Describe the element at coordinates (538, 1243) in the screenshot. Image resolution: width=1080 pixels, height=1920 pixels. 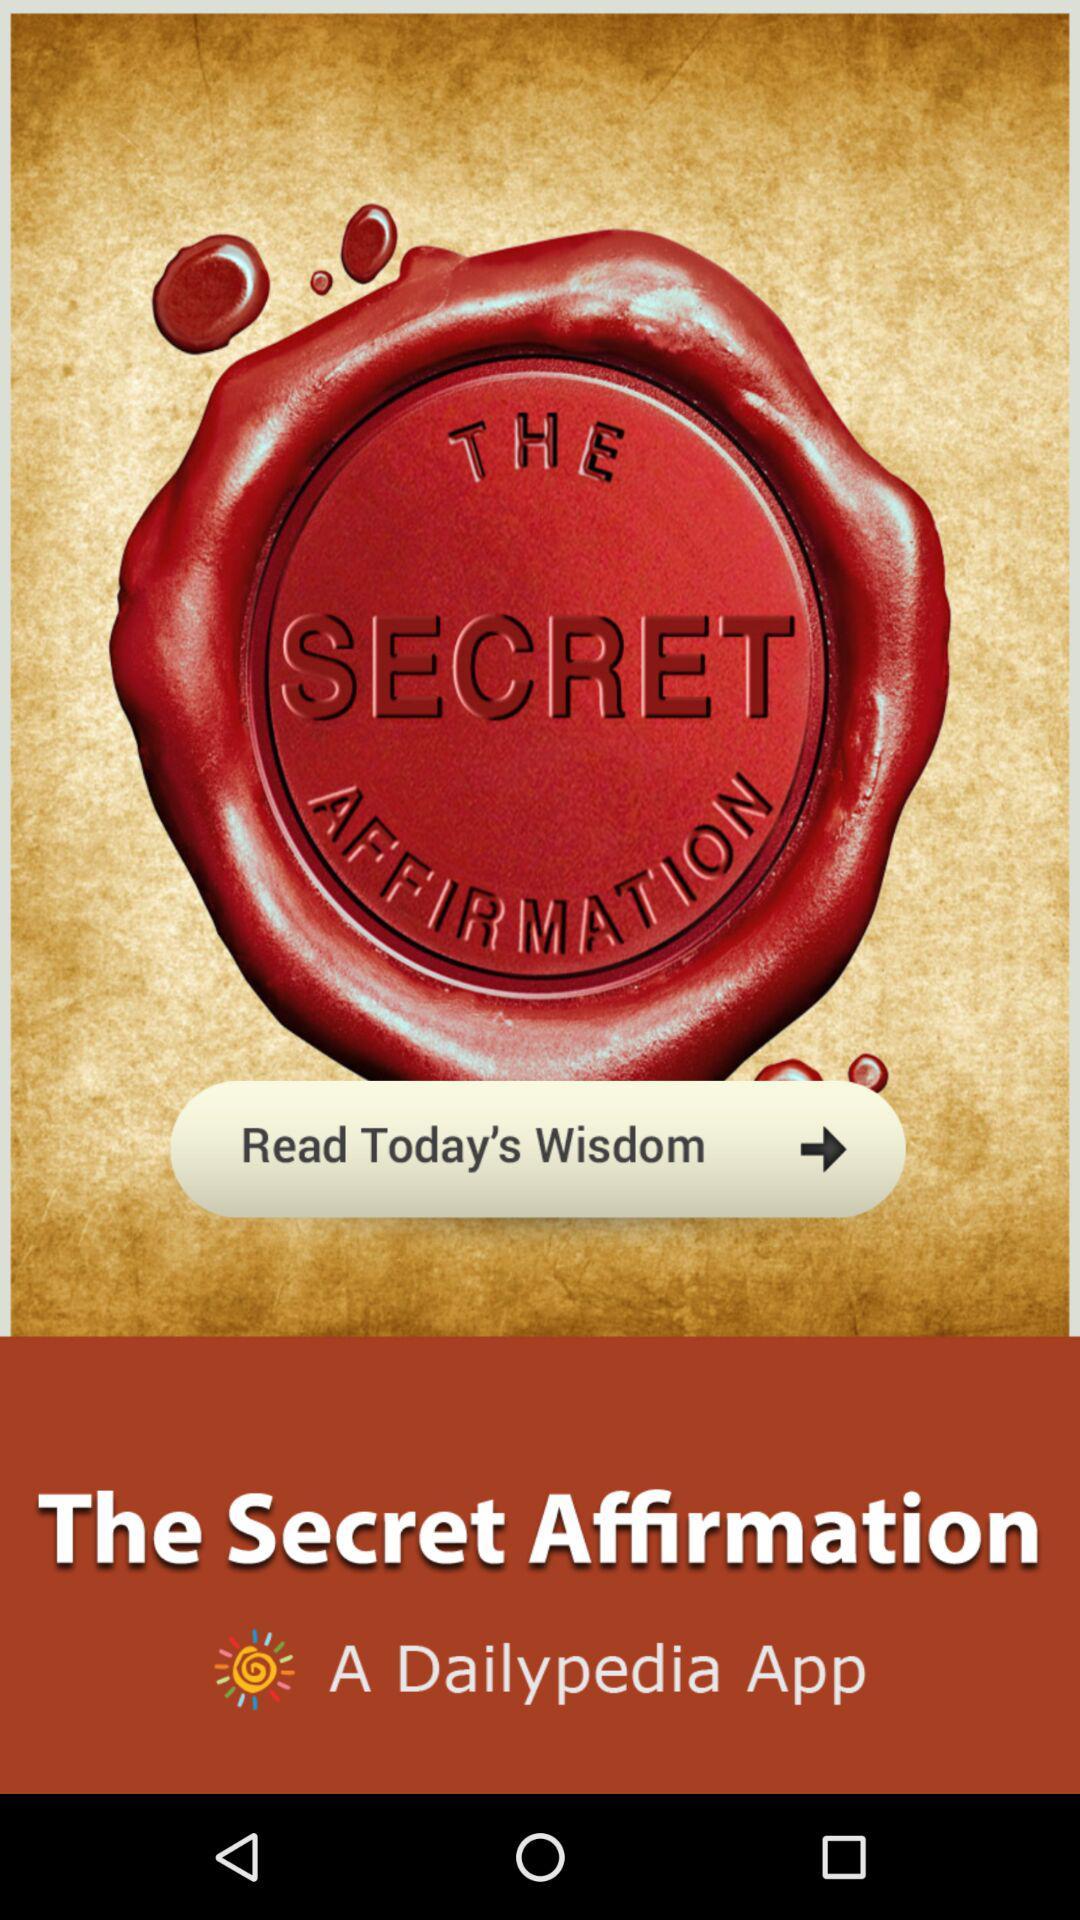
I see `let go to read` at that location.